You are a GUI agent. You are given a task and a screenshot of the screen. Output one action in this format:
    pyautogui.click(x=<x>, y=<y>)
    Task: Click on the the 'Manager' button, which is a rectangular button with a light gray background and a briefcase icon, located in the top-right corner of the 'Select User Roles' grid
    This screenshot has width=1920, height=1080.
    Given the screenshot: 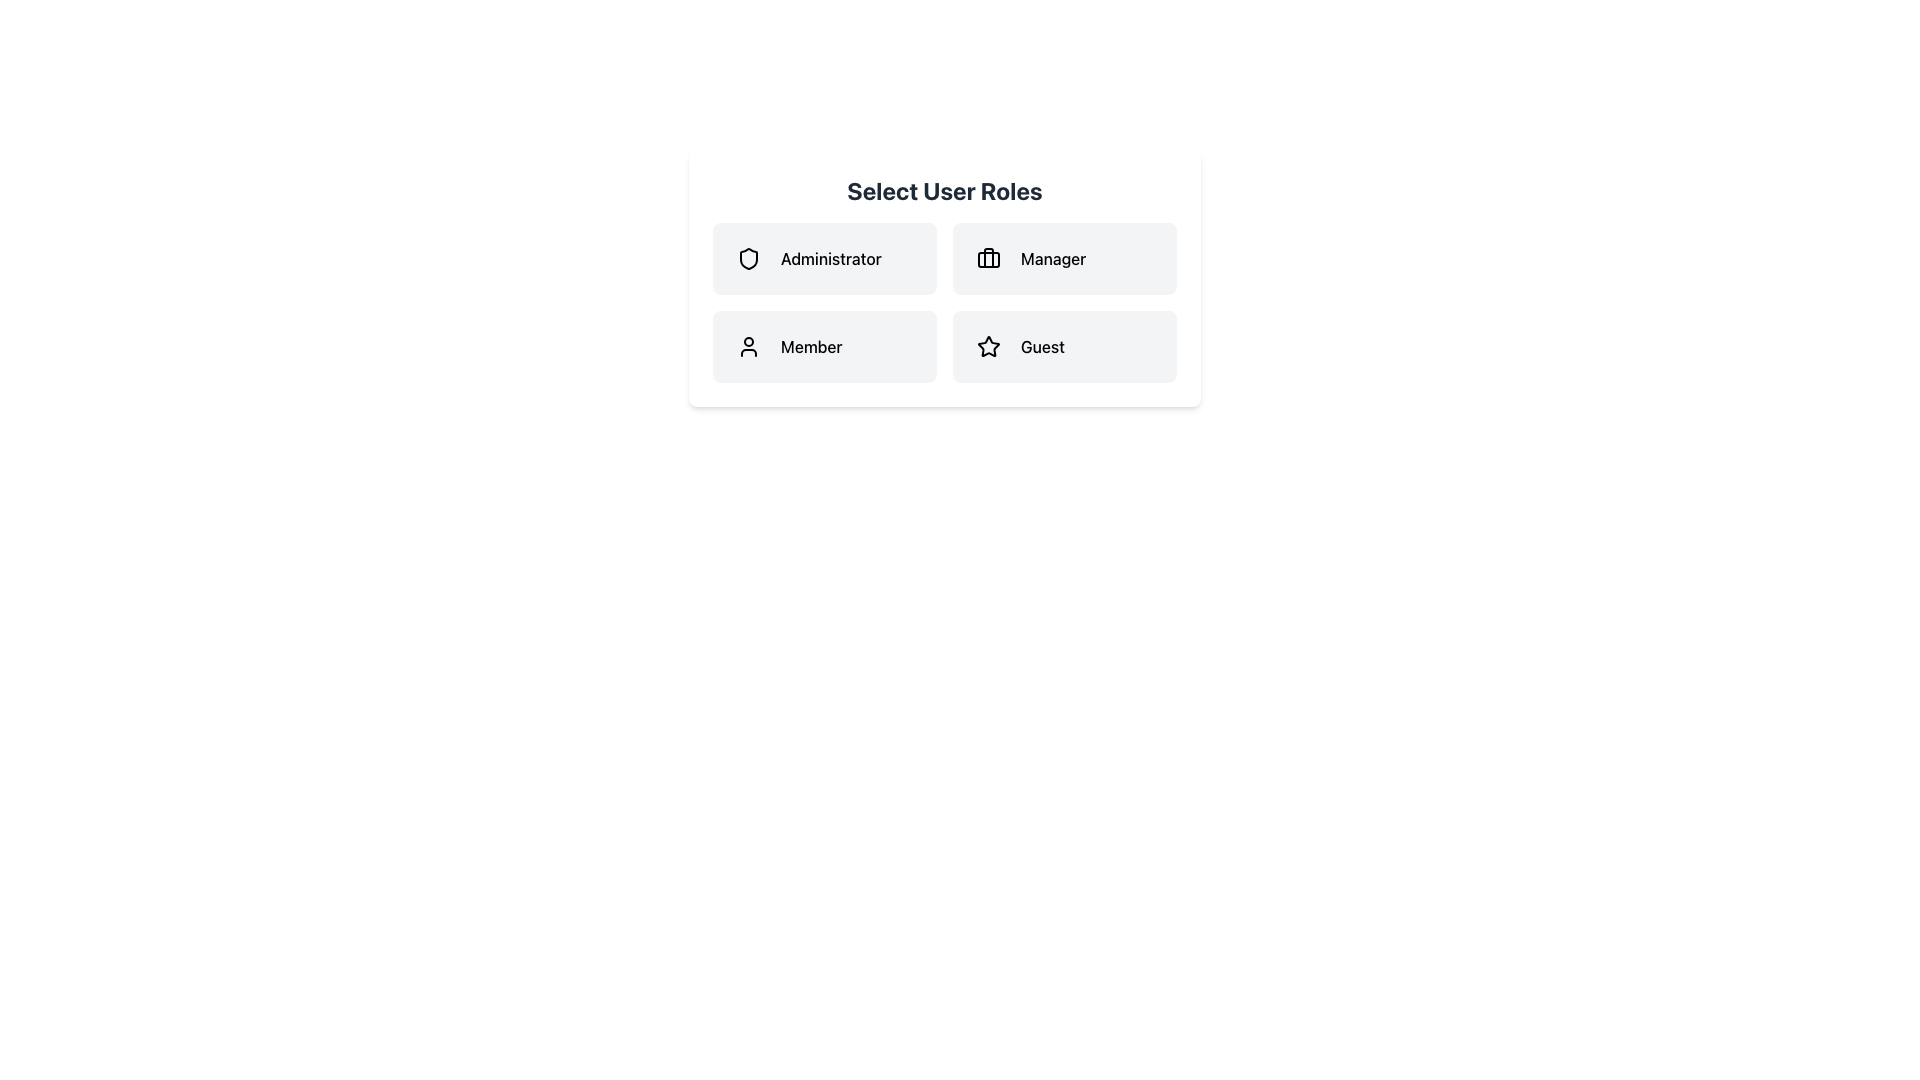 What is the action you would take?
    pyautogui.click(x=1064, y=257)
    